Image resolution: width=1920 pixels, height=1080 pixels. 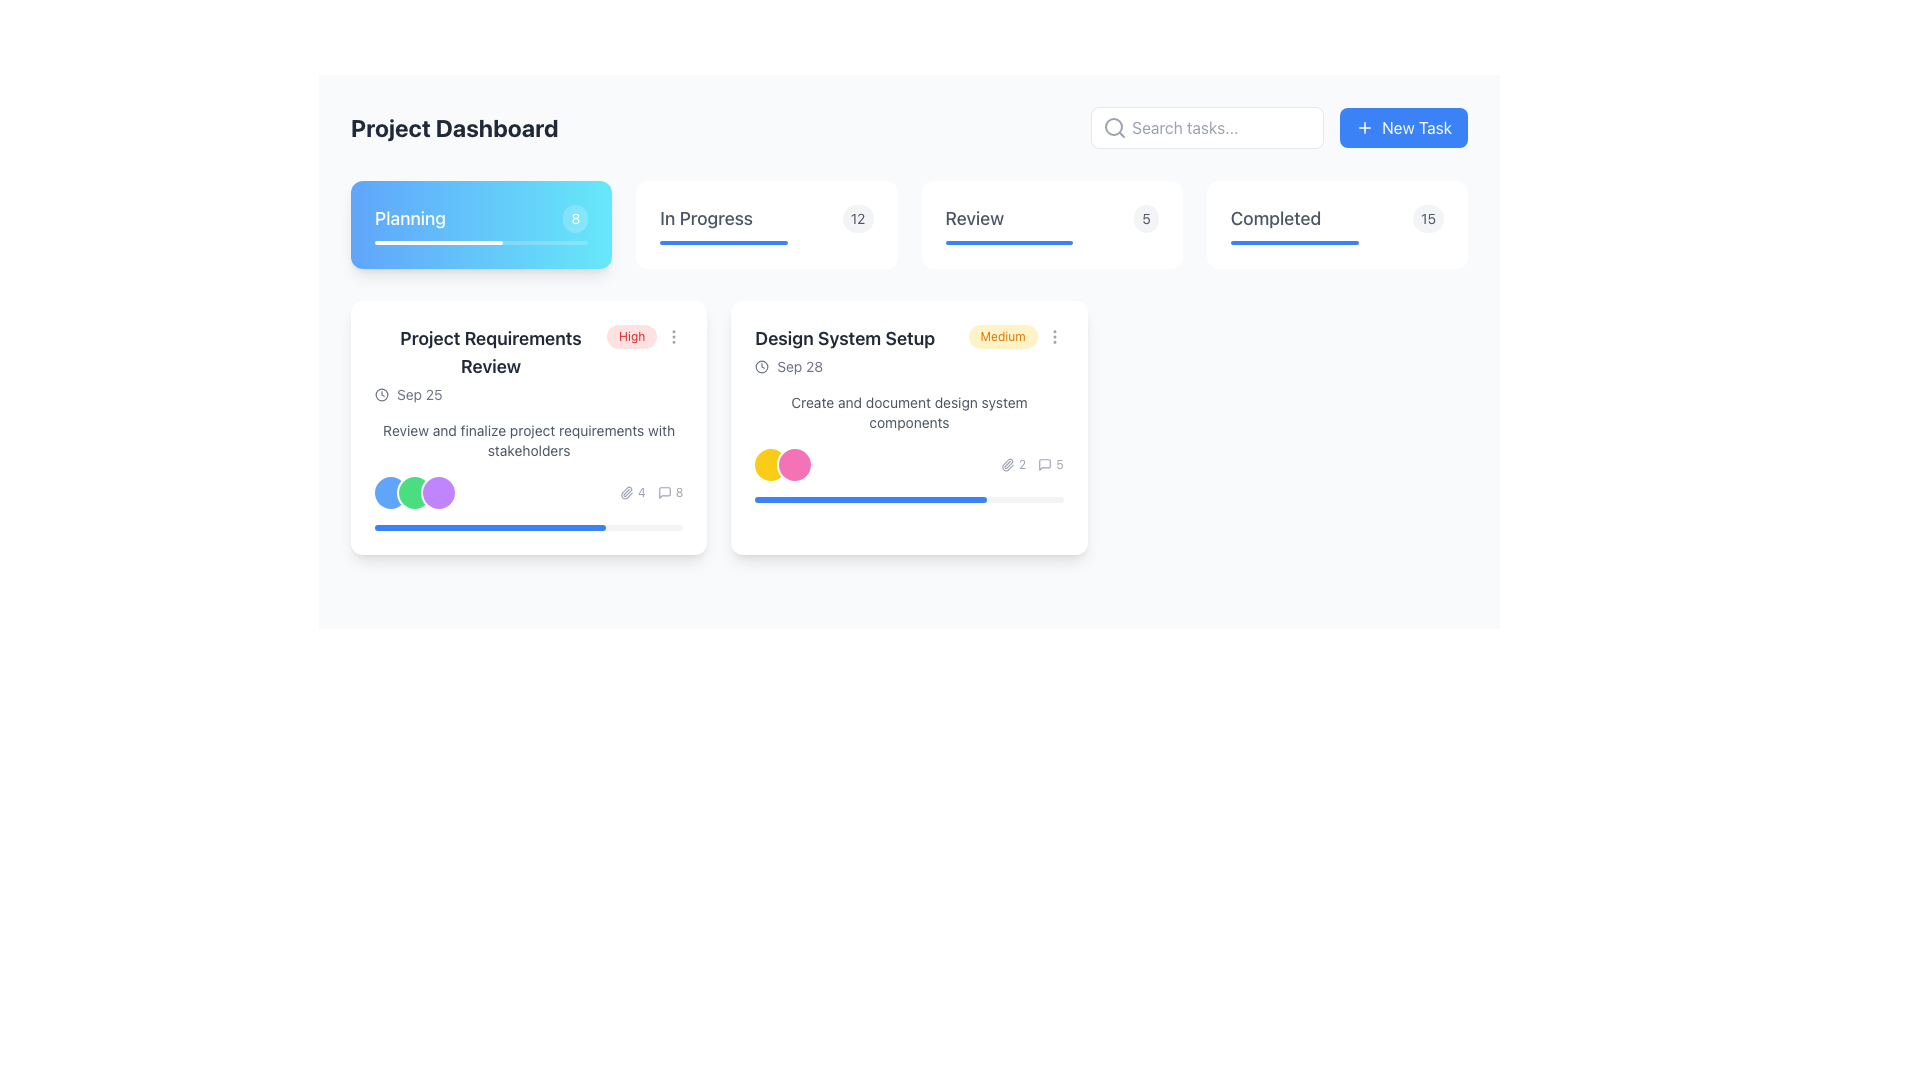 I want to click on the small speech bubble-like icon located to the left of the number '5' in the lower-right area of the 'Design System Setup' card, so click(x=1044, y=465).